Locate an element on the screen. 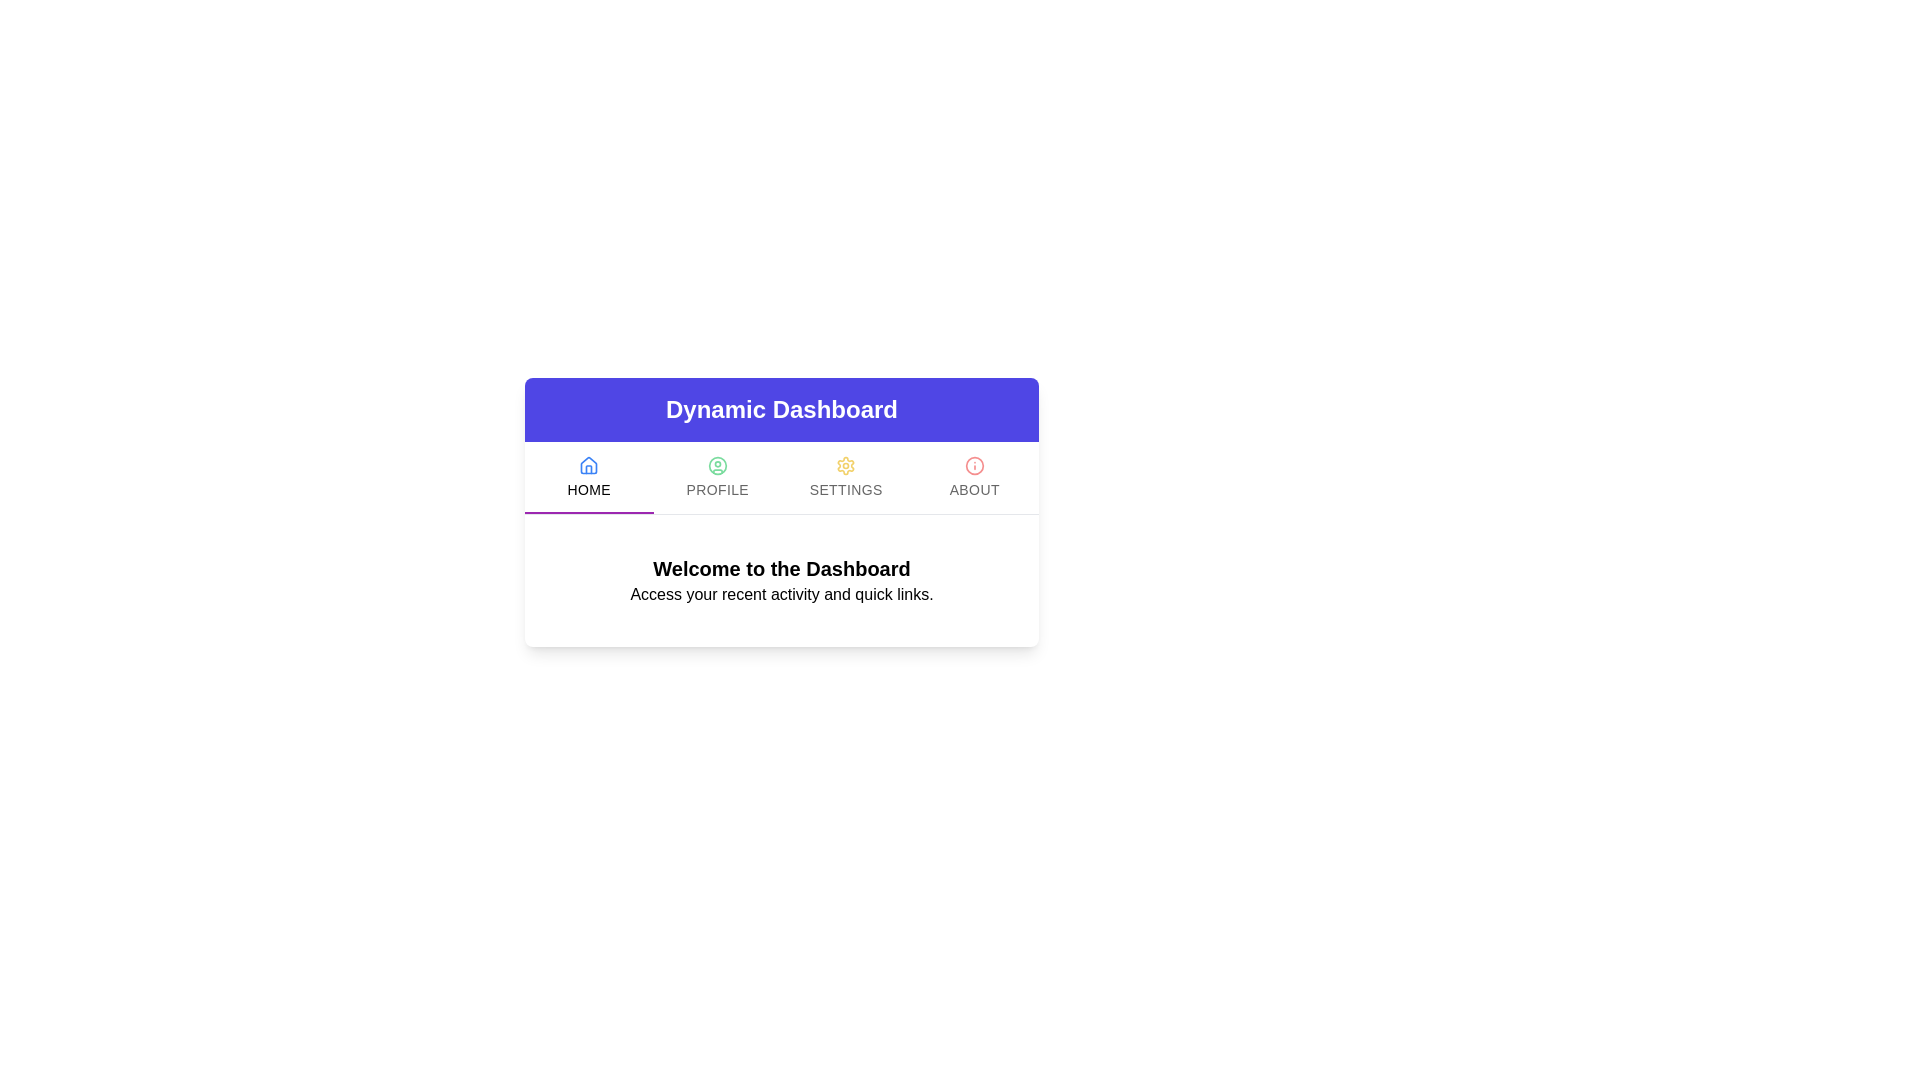  the circular graphical component with a red fill located inside the 'ABOUT' tab in the navigation menu, which represents an informational or warning sign is located at coordinates (974, 466).